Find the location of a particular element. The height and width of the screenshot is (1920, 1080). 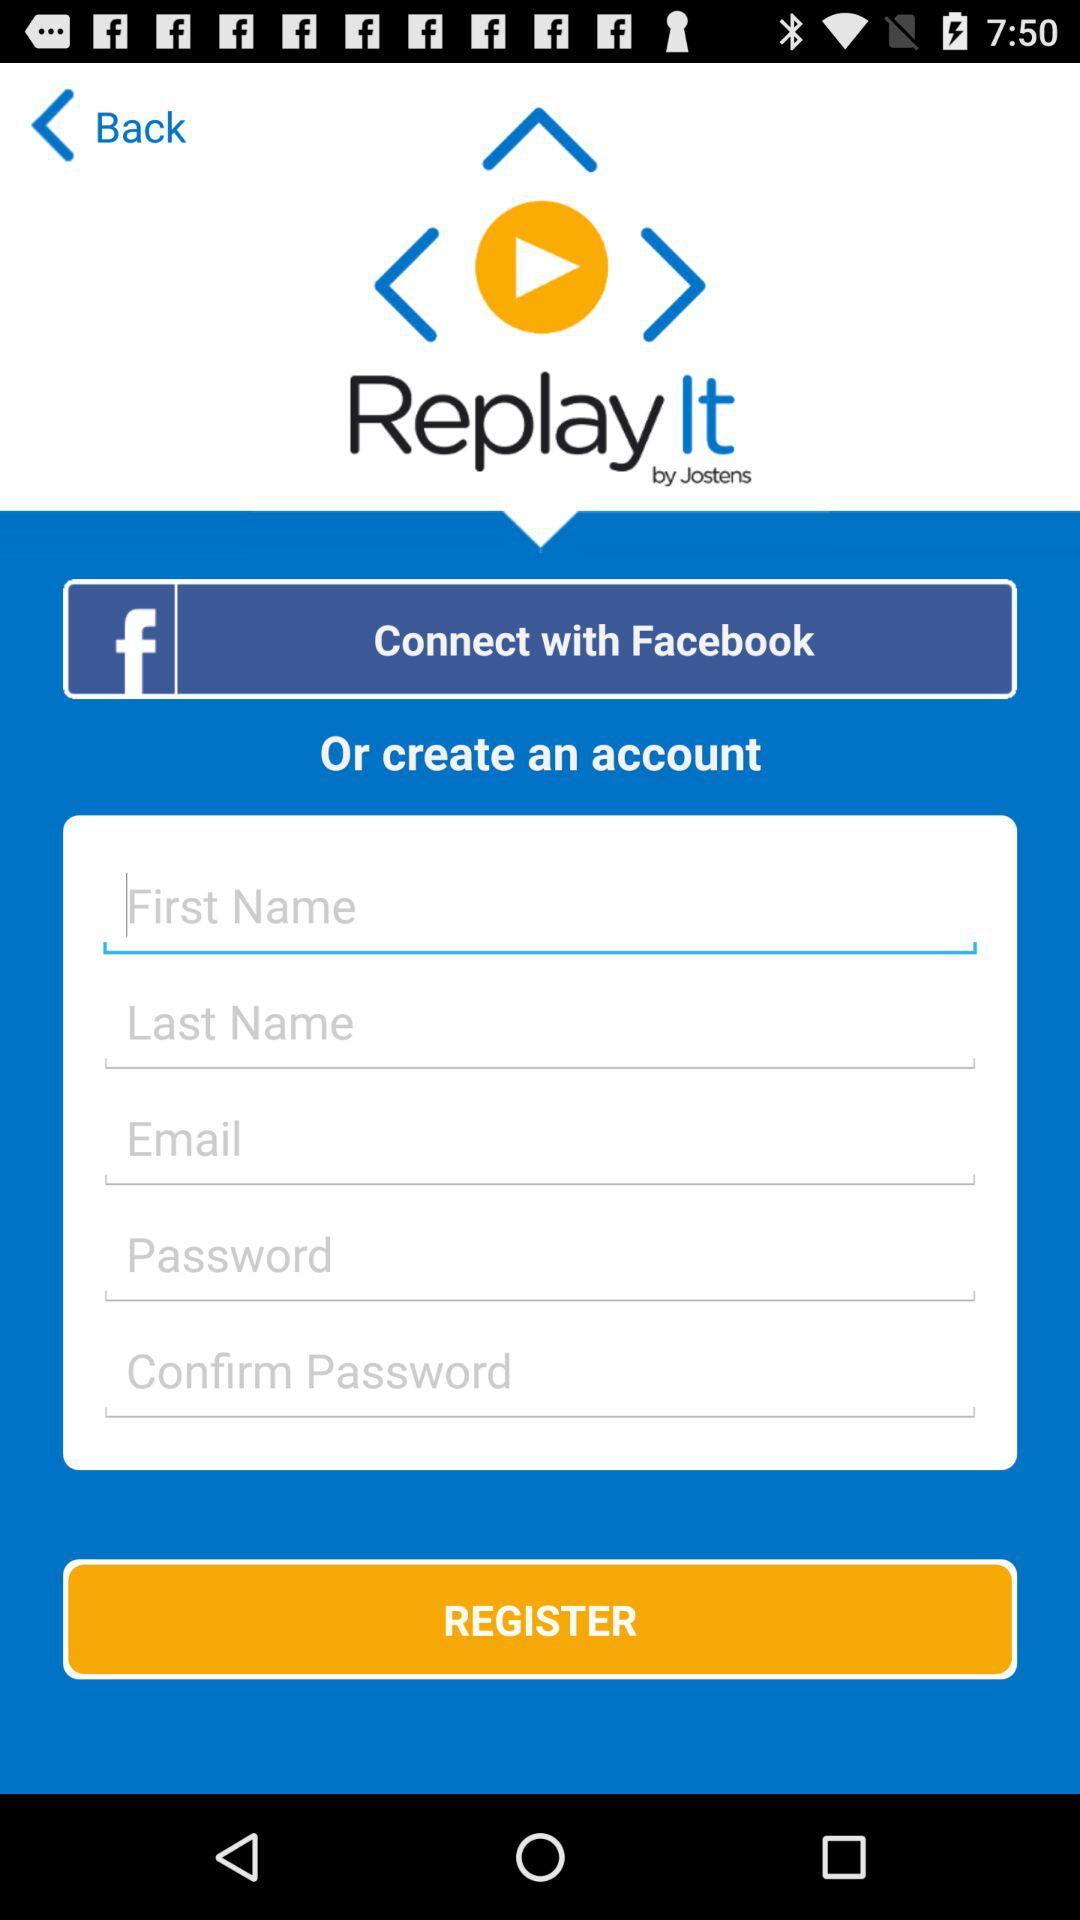

register item is located at coordinates (540, 1619).